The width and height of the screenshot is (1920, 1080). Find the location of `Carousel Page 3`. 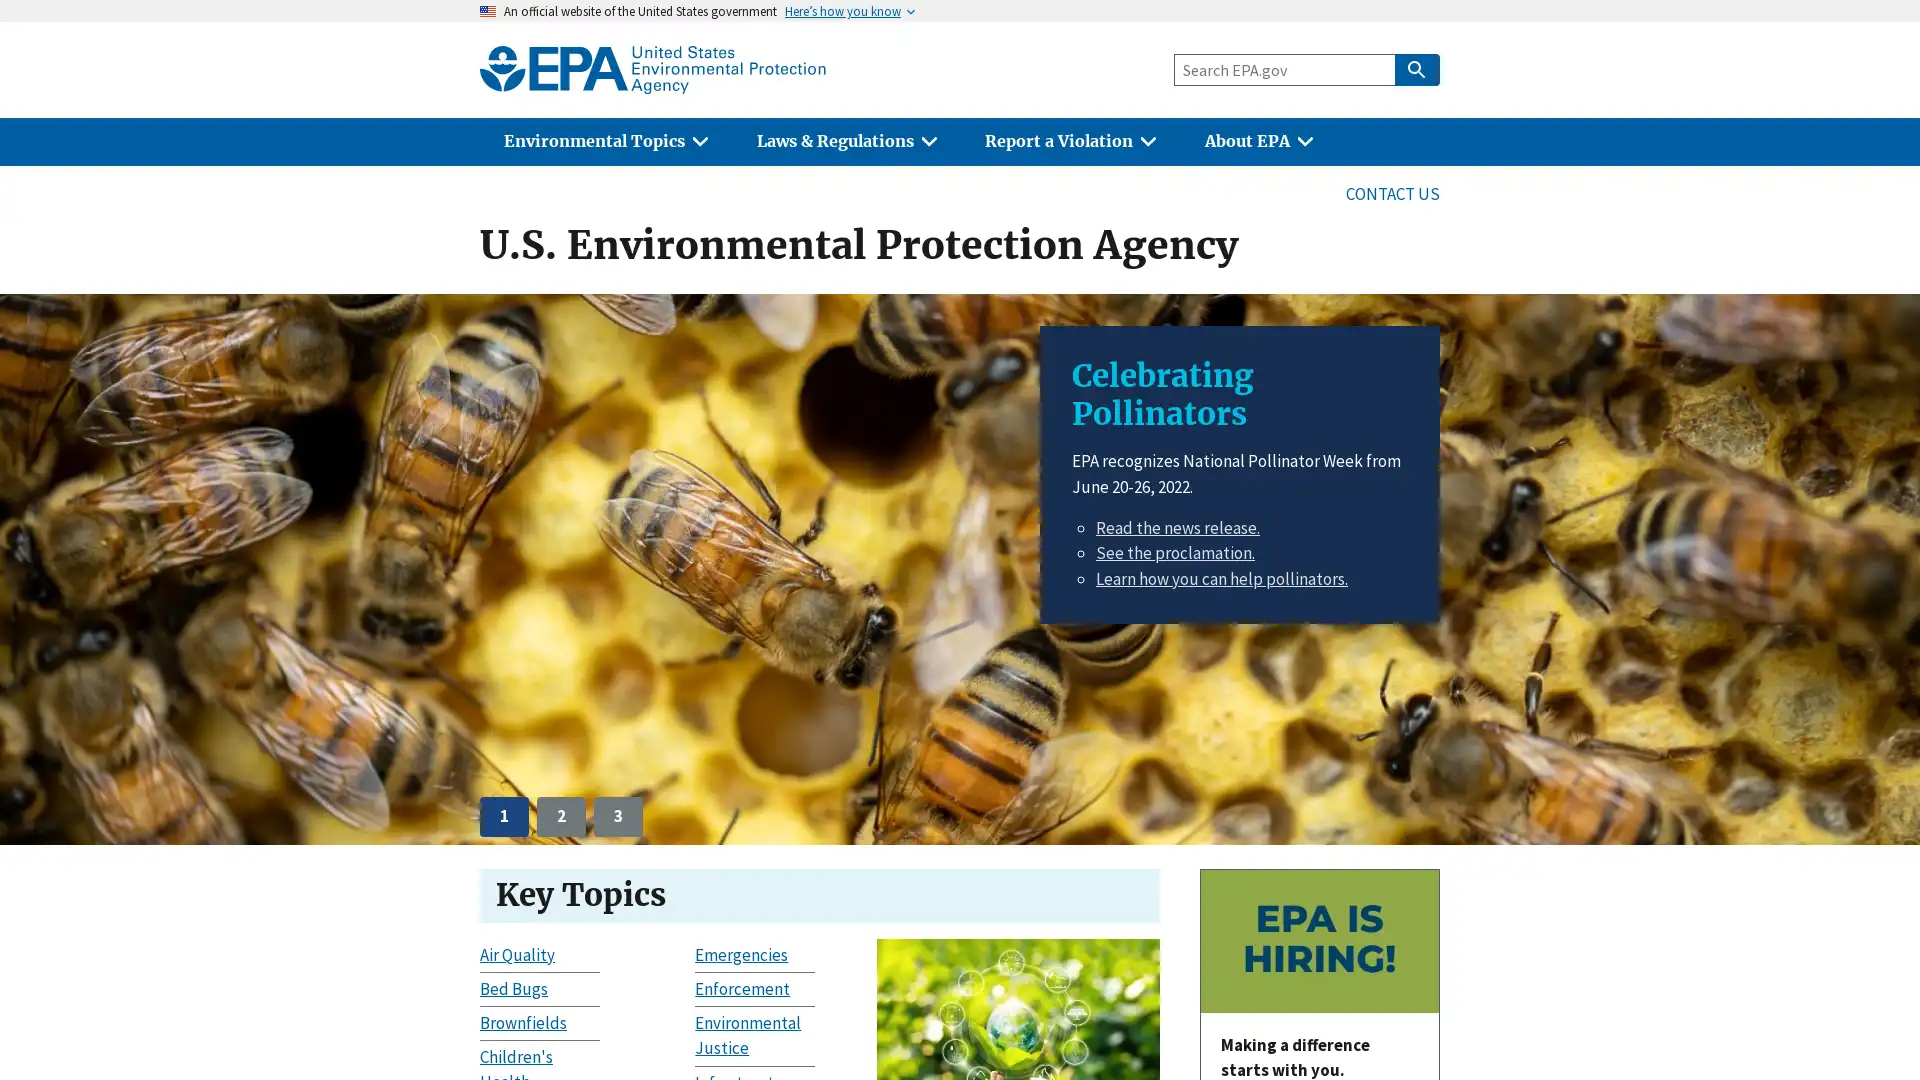

Carousel Page 3 is located at coordinates (617, 816).